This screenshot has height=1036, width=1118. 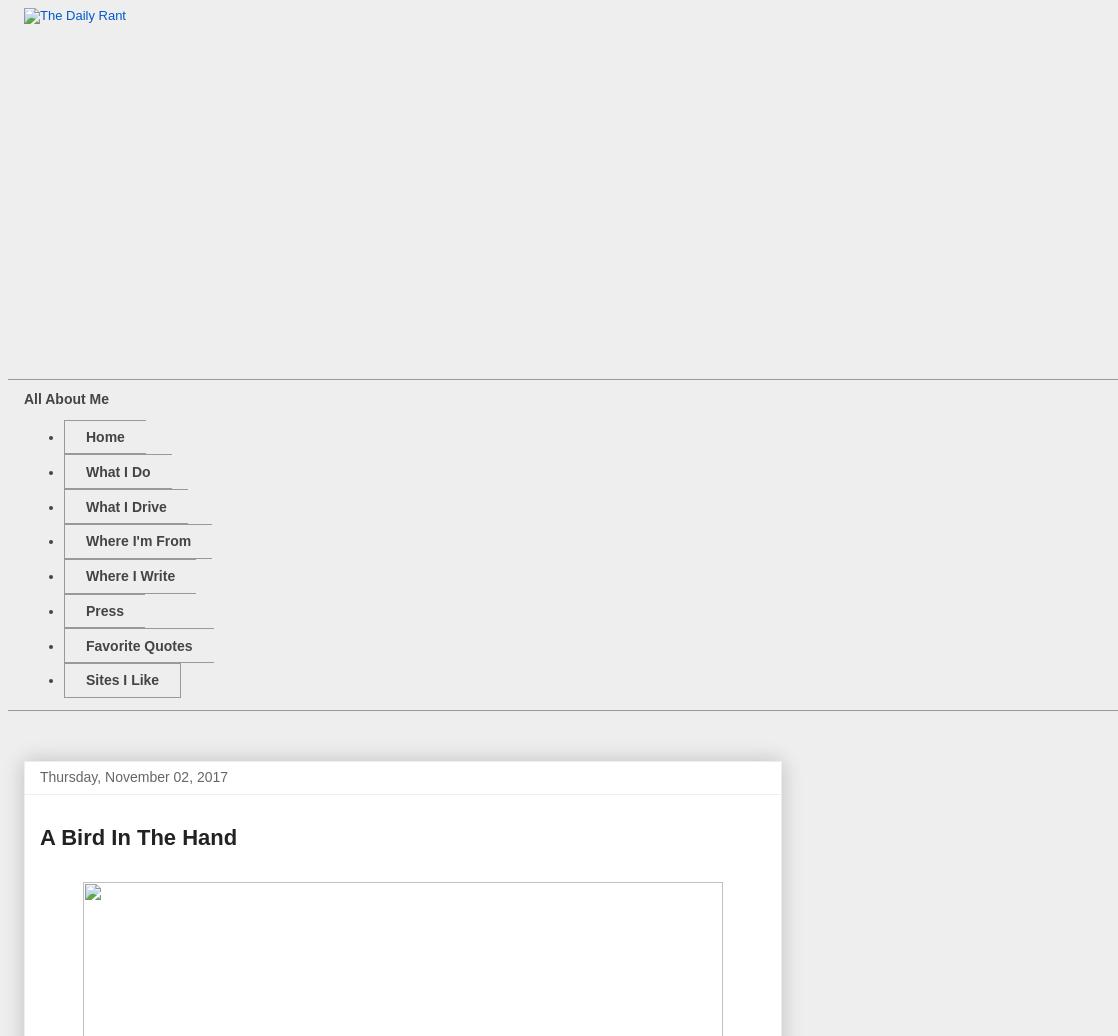 What do you see at coordinates (104, 436) in the screenshot?
I see `'Home'` at bounding box center [104, 436].